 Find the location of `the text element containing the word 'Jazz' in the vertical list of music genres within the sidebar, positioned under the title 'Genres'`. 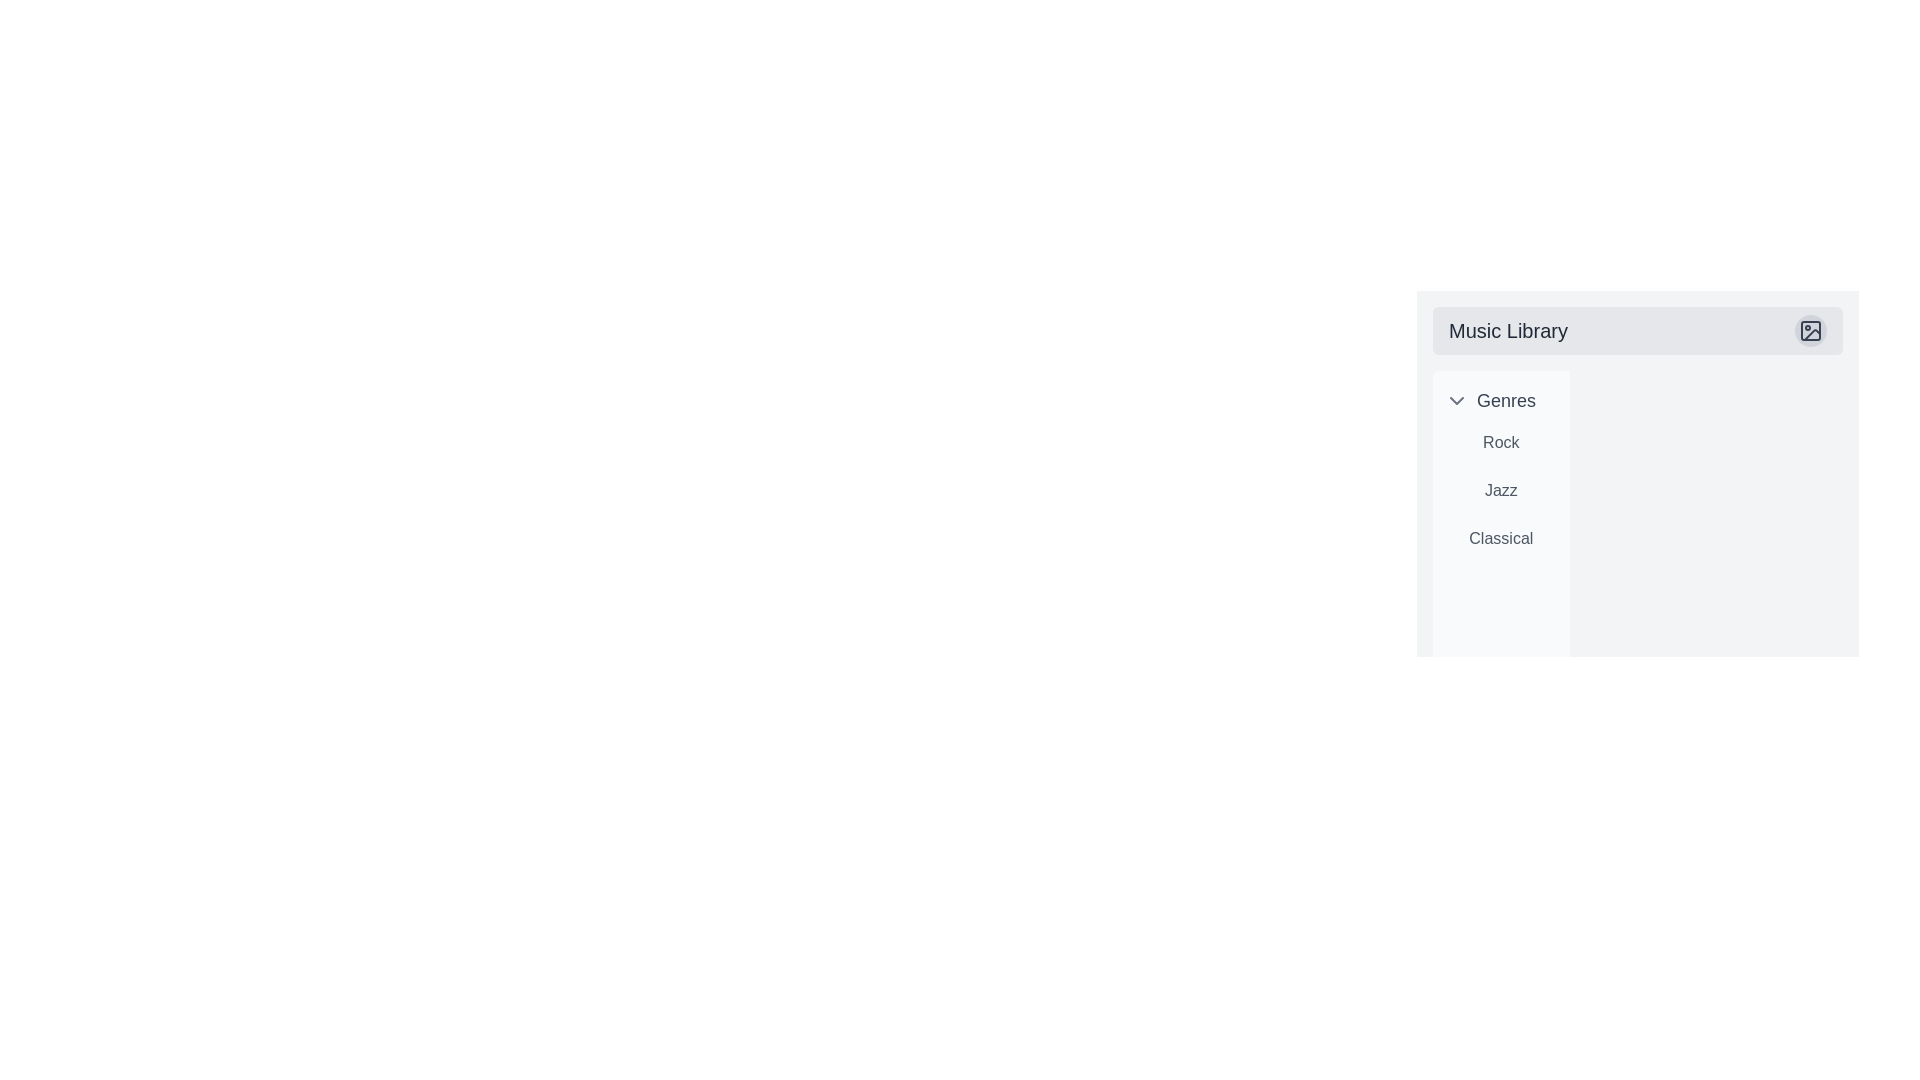

the text element containing the word 'Jazz' in the vertical list of music genres within the sidebar, positioned under the title 'Genres' is located at coordinates (1501, 490).